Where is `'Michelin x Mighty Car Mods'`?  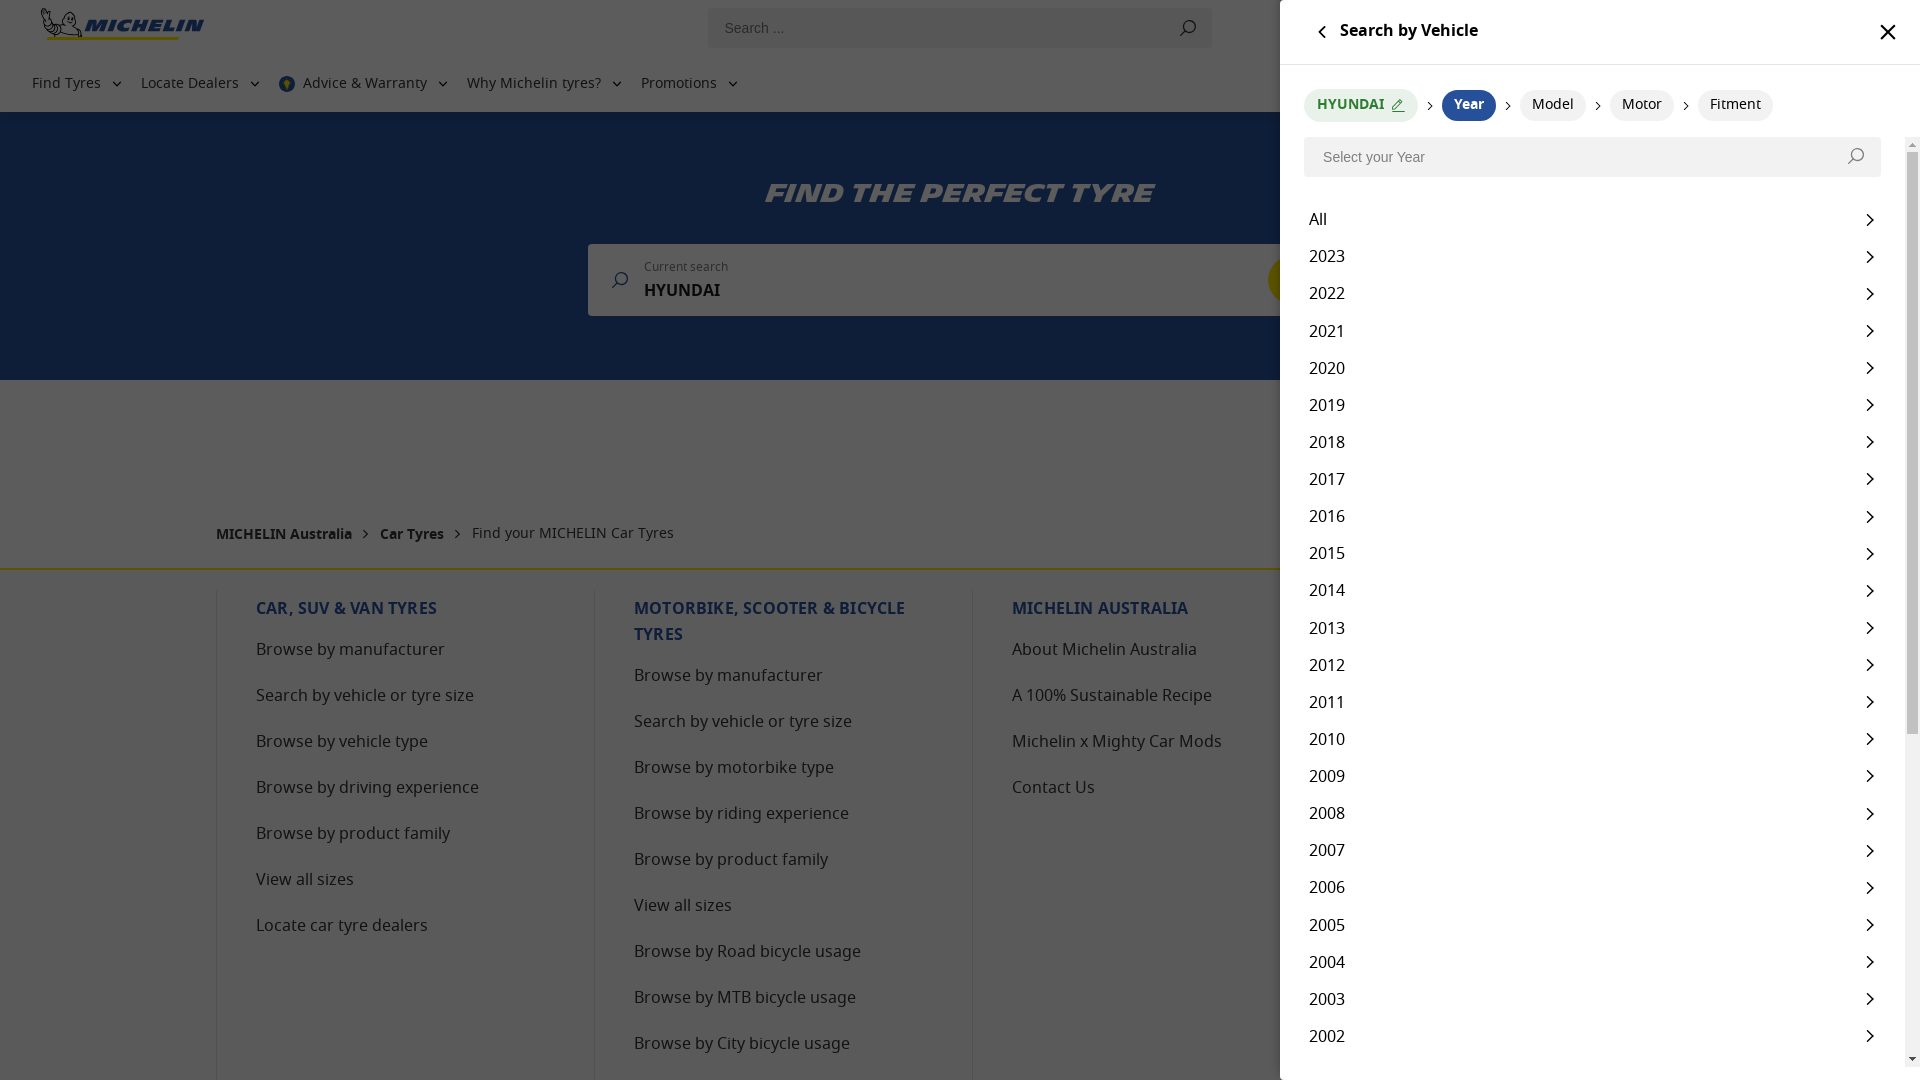
'Michelin x Mighty Car Mods' is located at coordinates (1012, 743).